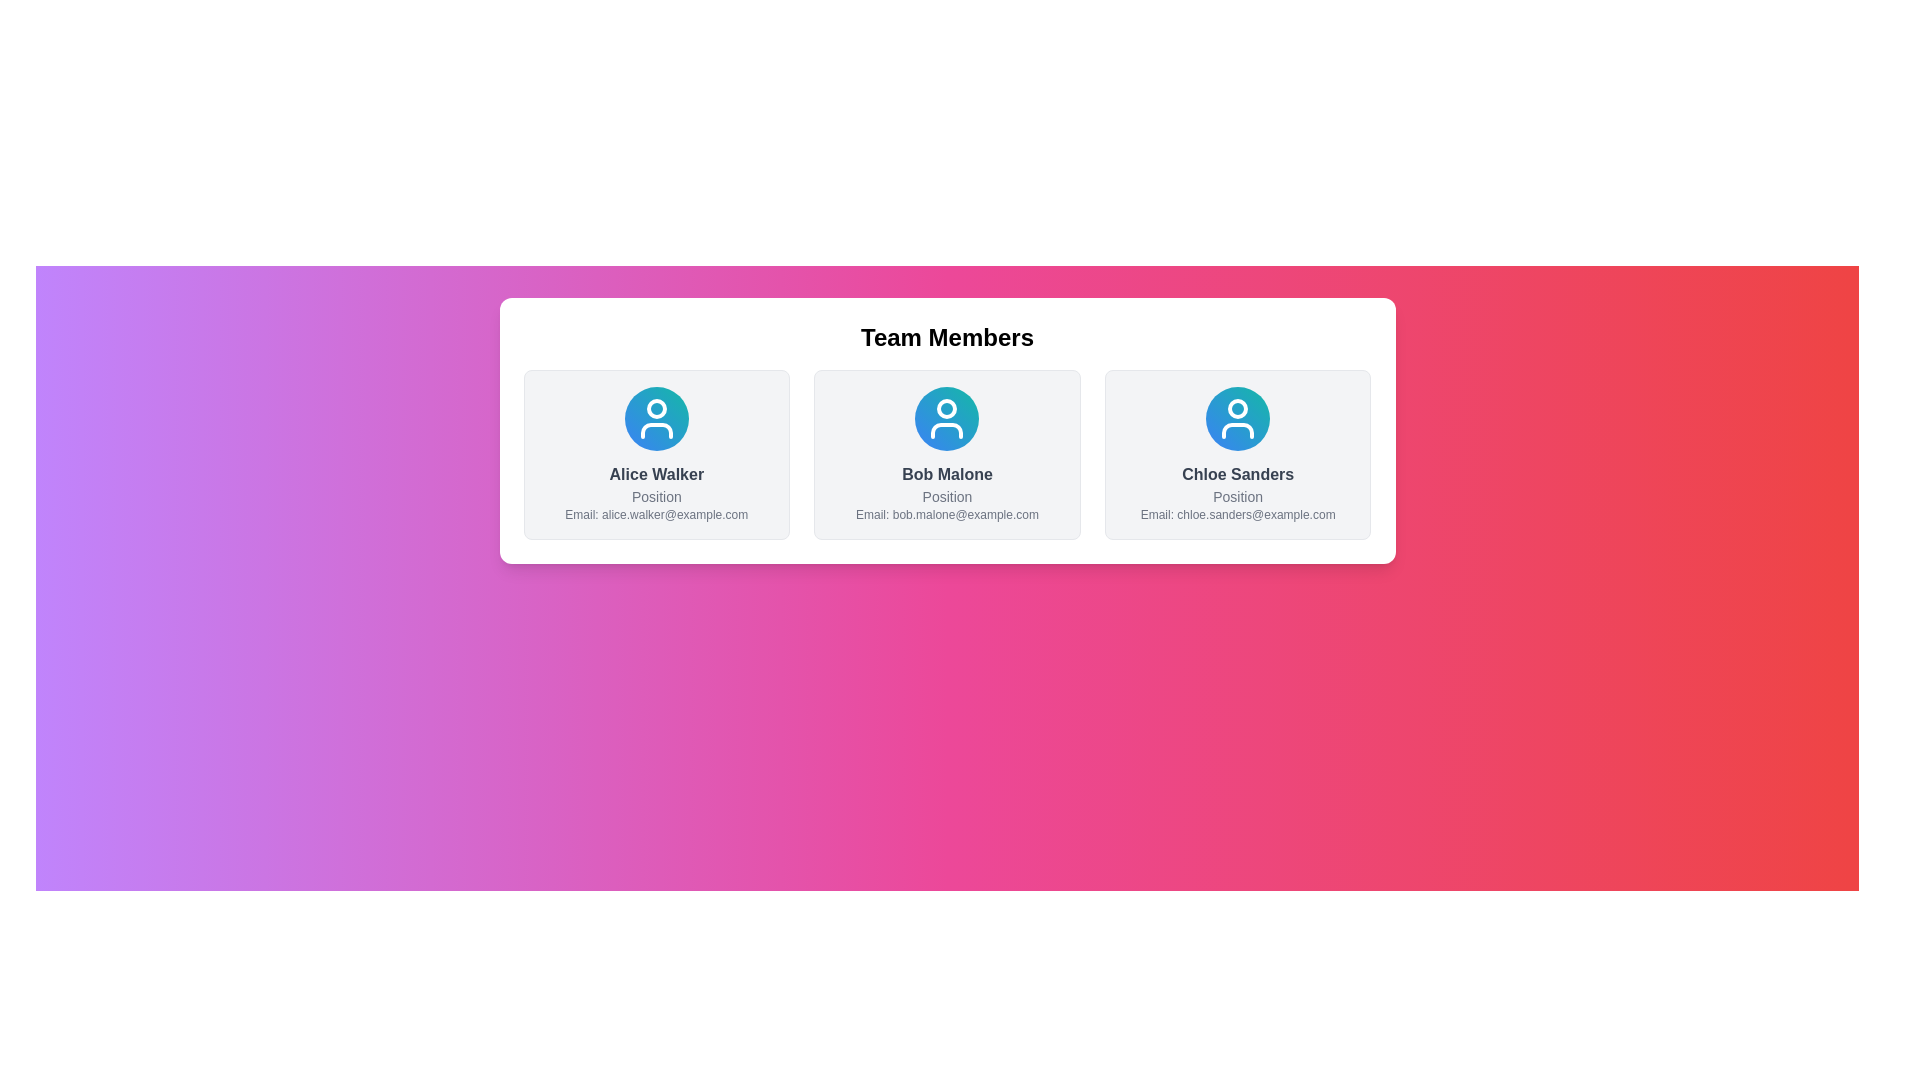 This screenshot has height=1080, width=1920. I want to click on text label displaying 'Position' located beneath the name 'Alice Walker' in the central profile card, so click(656, 496).